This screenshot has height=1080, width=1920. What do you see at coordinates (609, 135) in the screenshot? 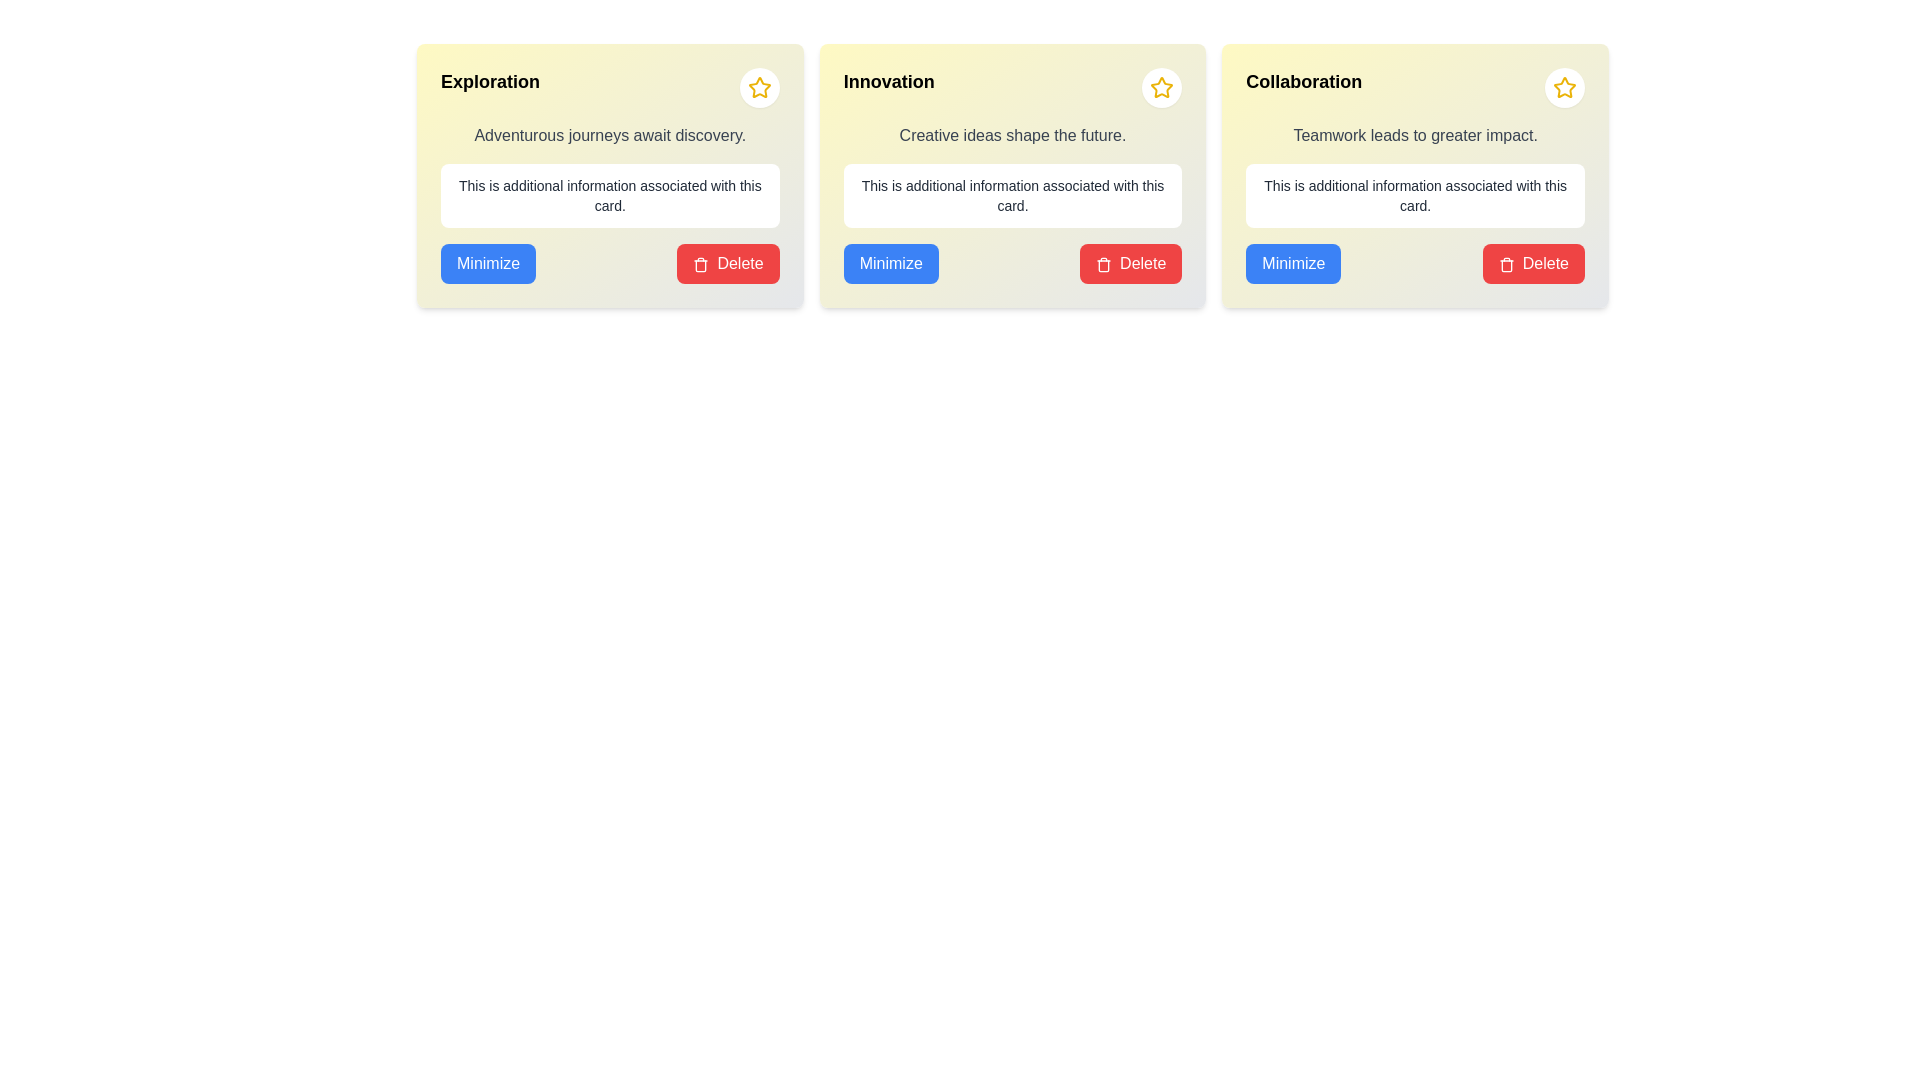
I see `the text label that displays 'Adventurous journeys await discovery.' within the 'Exploration' card, which is above the additional information area` at bounding box center [609, 135].